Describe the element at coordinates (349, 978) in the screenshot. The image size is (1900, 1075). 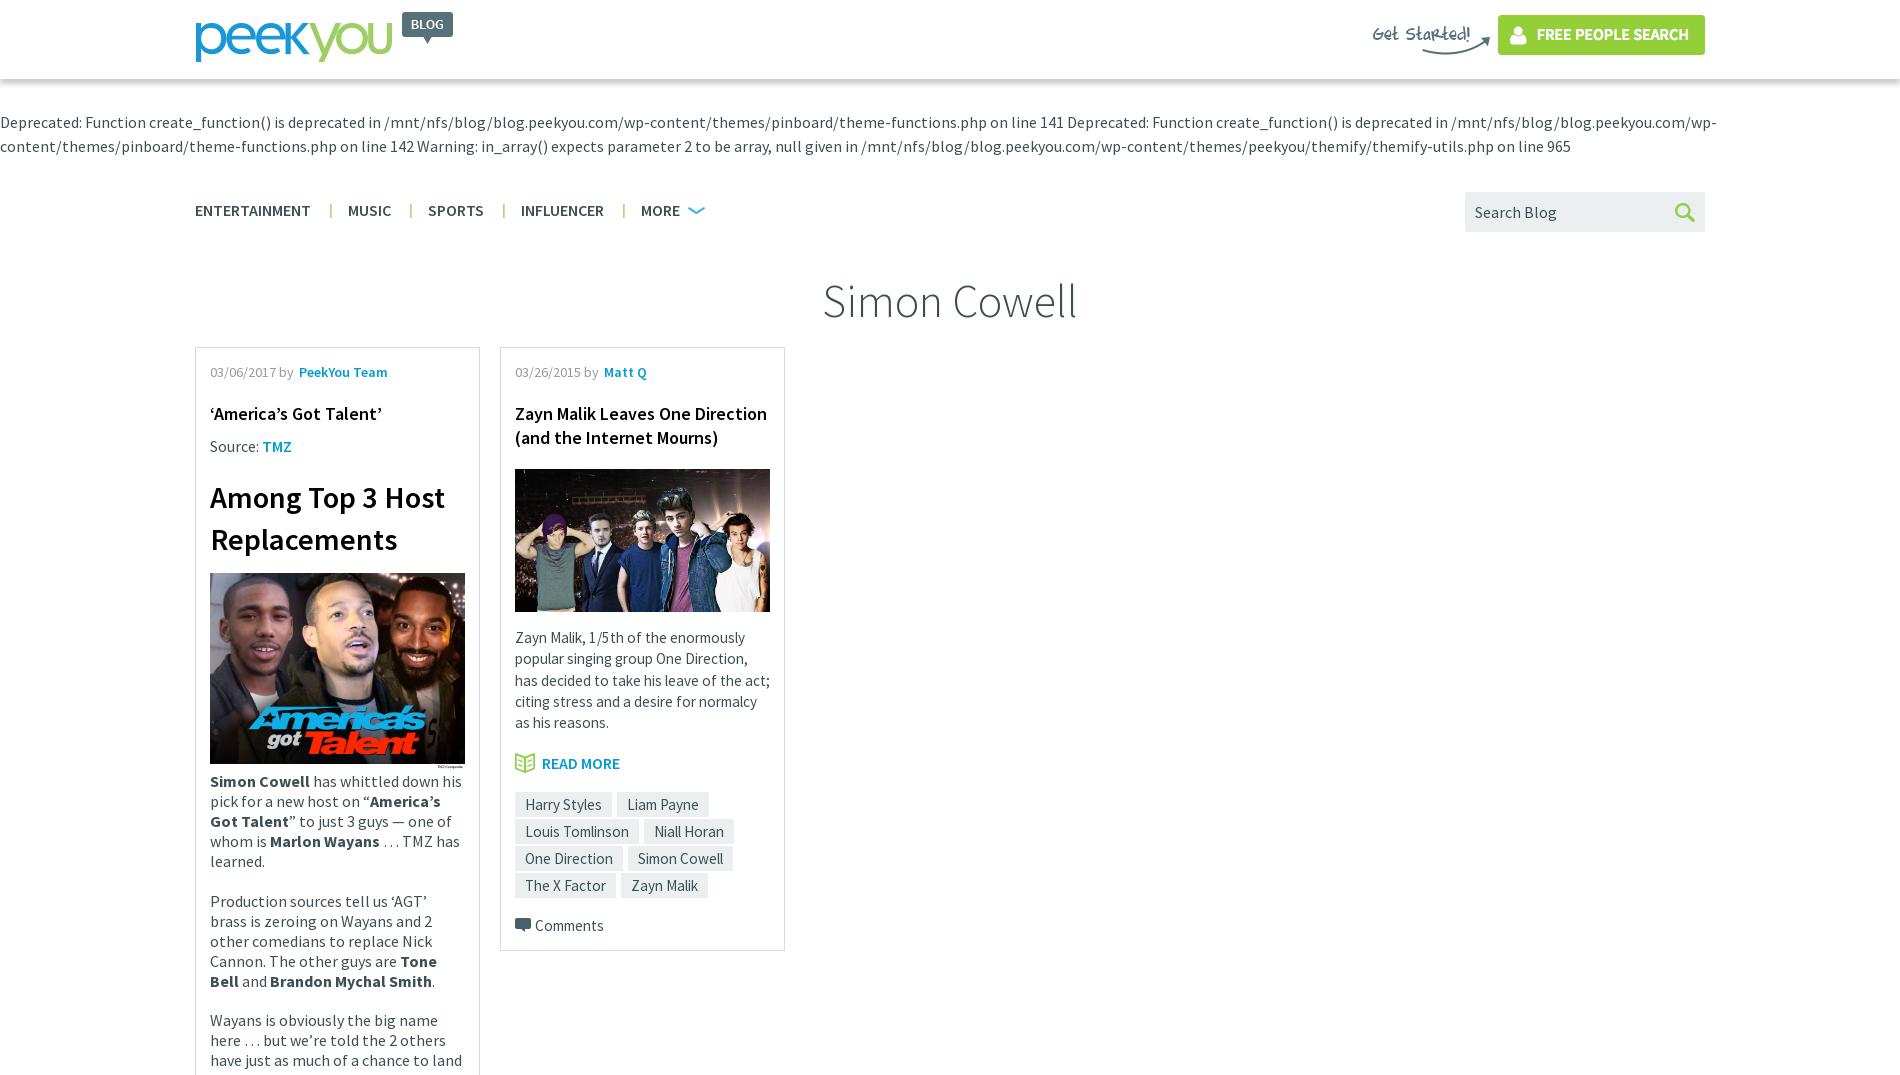
I see `'Brandon Mychal Smith'` at that location.